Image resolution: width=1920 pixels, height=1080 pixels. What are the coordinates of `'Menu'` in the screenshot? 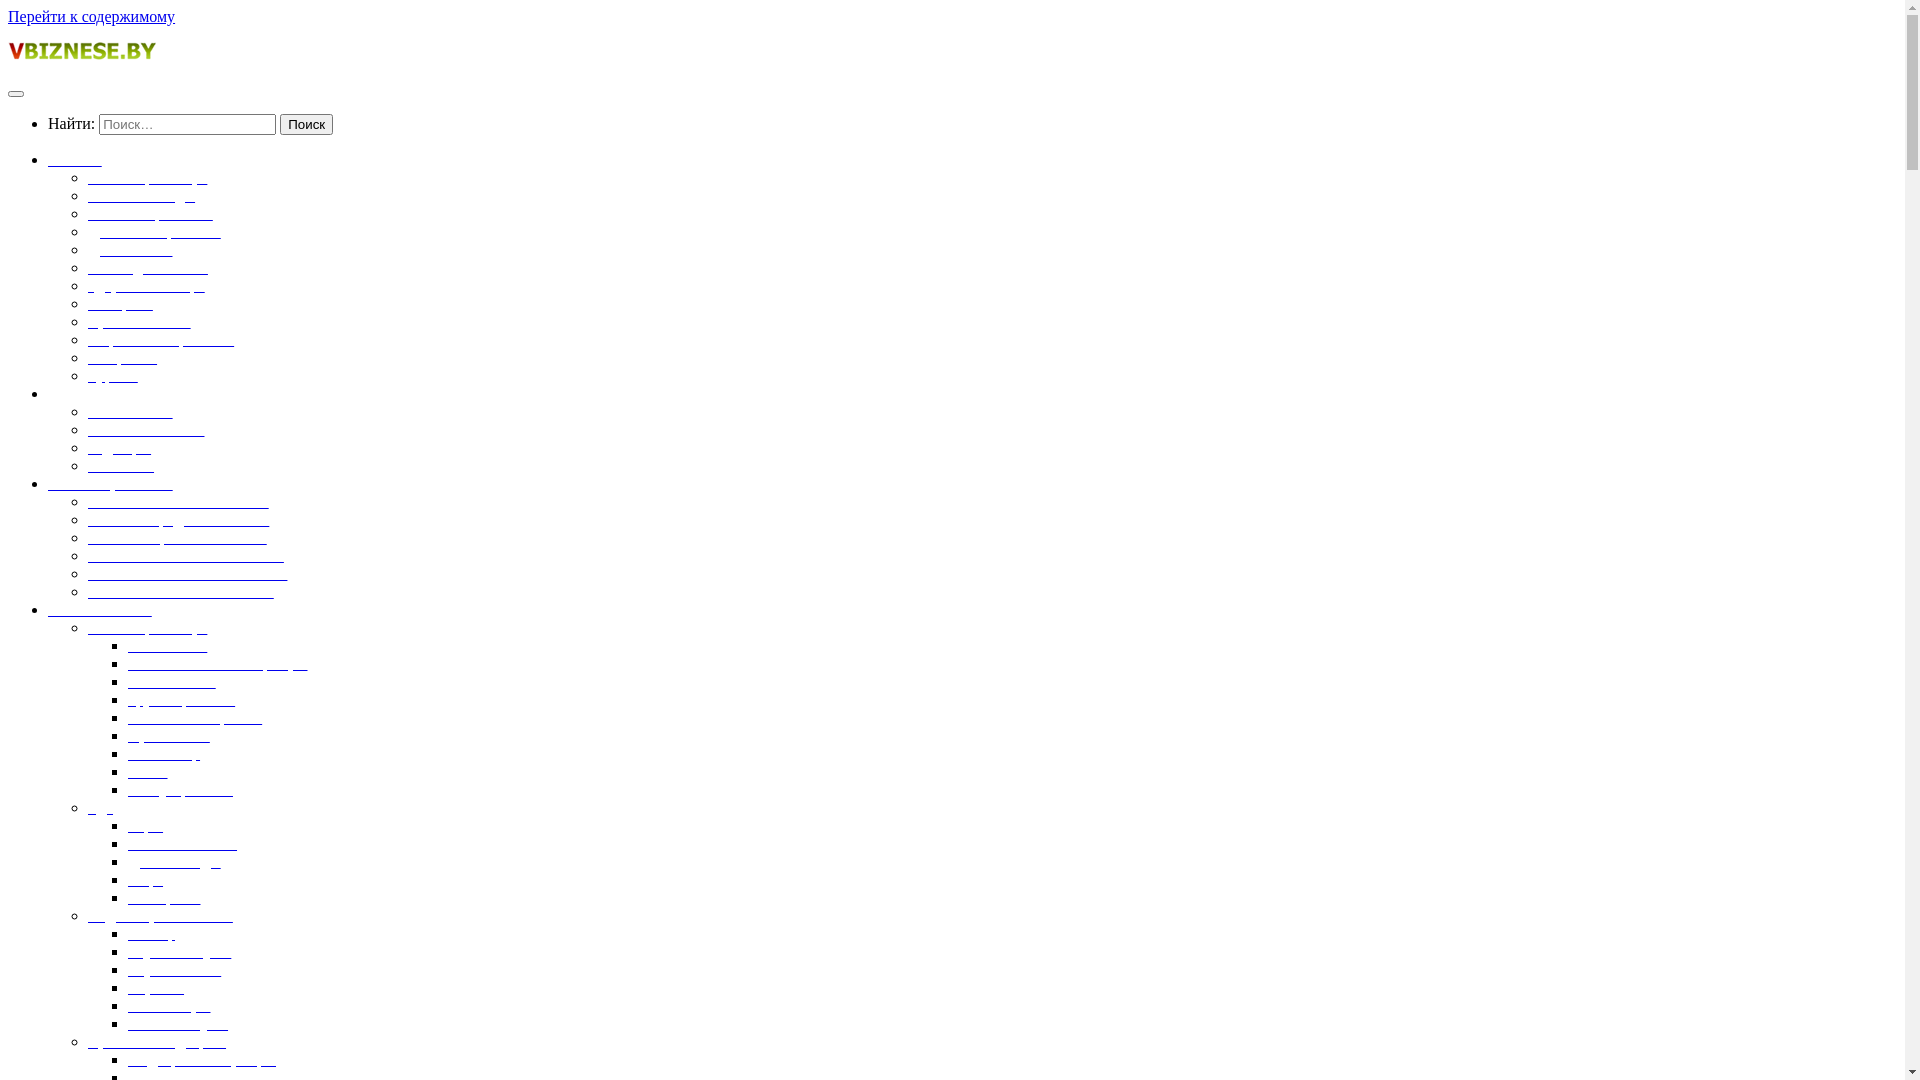 It's located at (15, 93).